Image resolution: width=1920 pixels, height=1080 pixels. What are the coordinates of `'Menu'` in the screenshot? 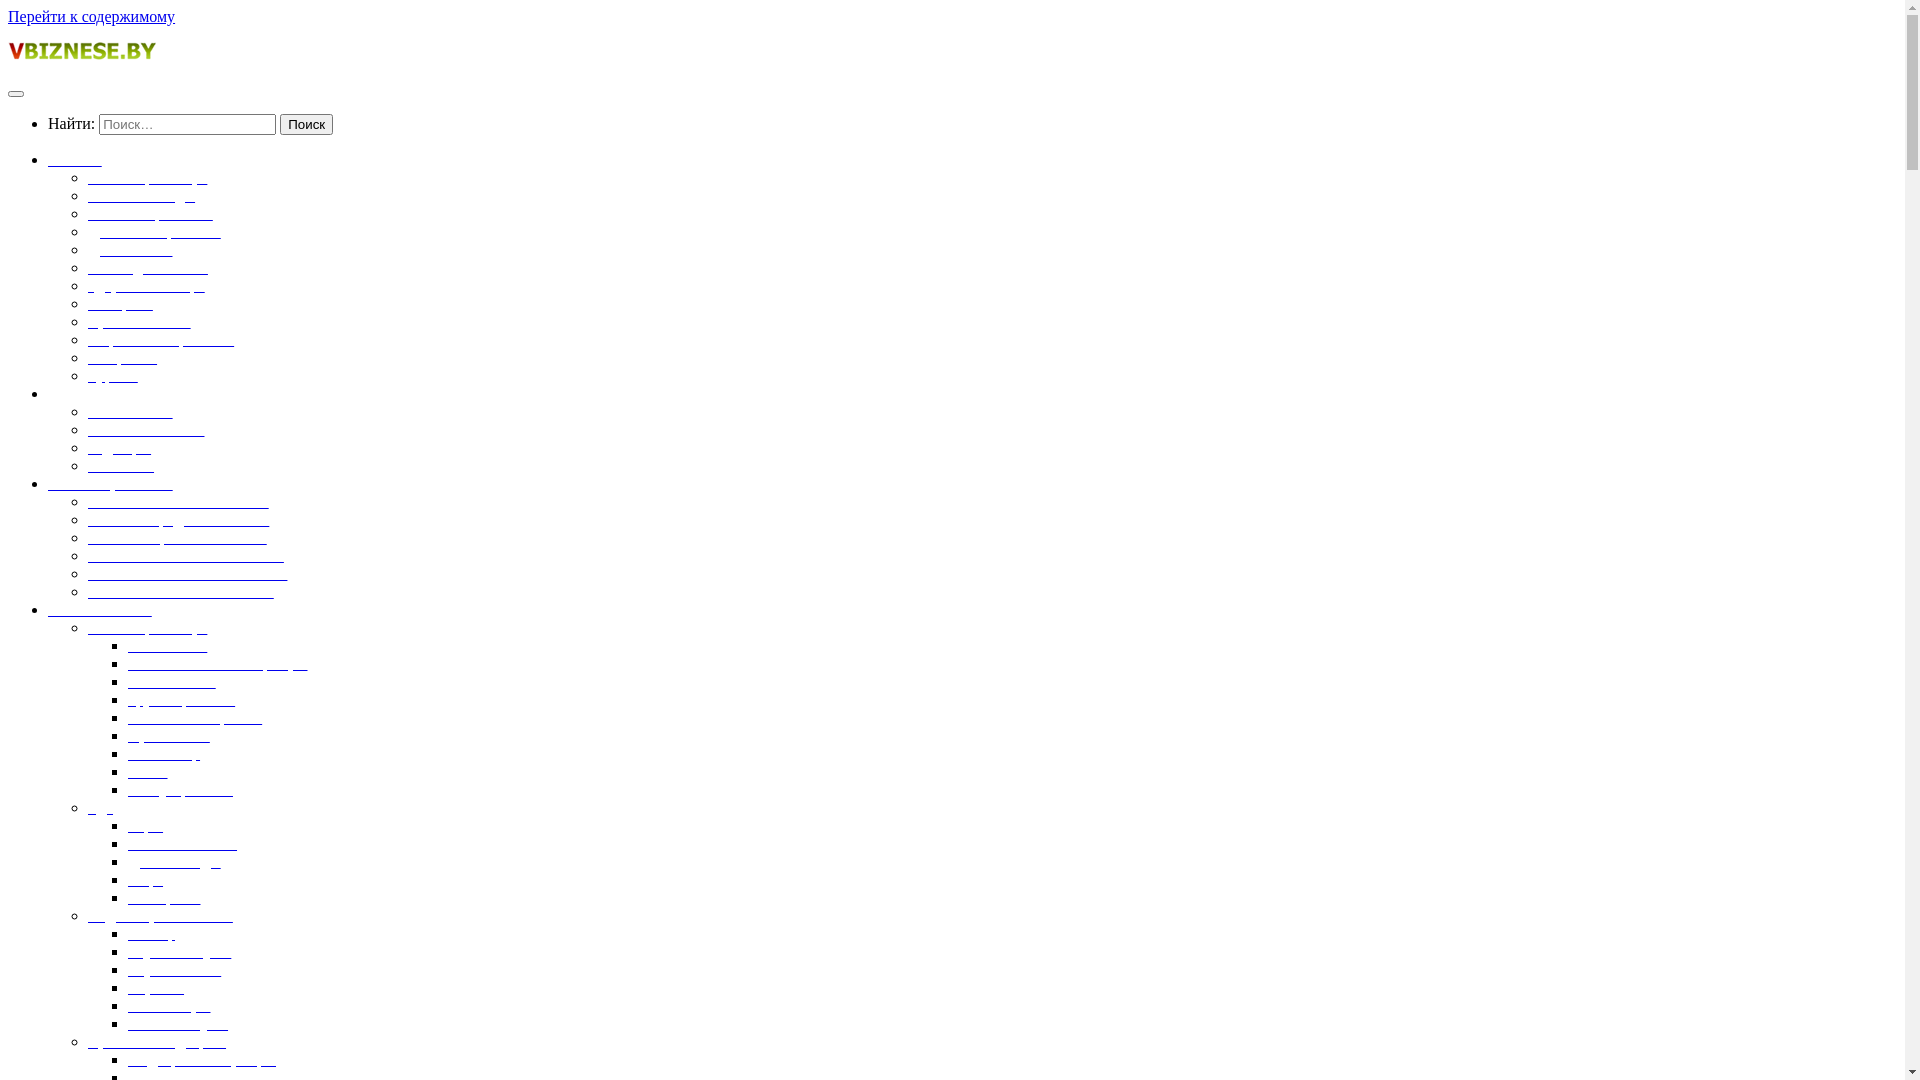 It's located at (15, 93).